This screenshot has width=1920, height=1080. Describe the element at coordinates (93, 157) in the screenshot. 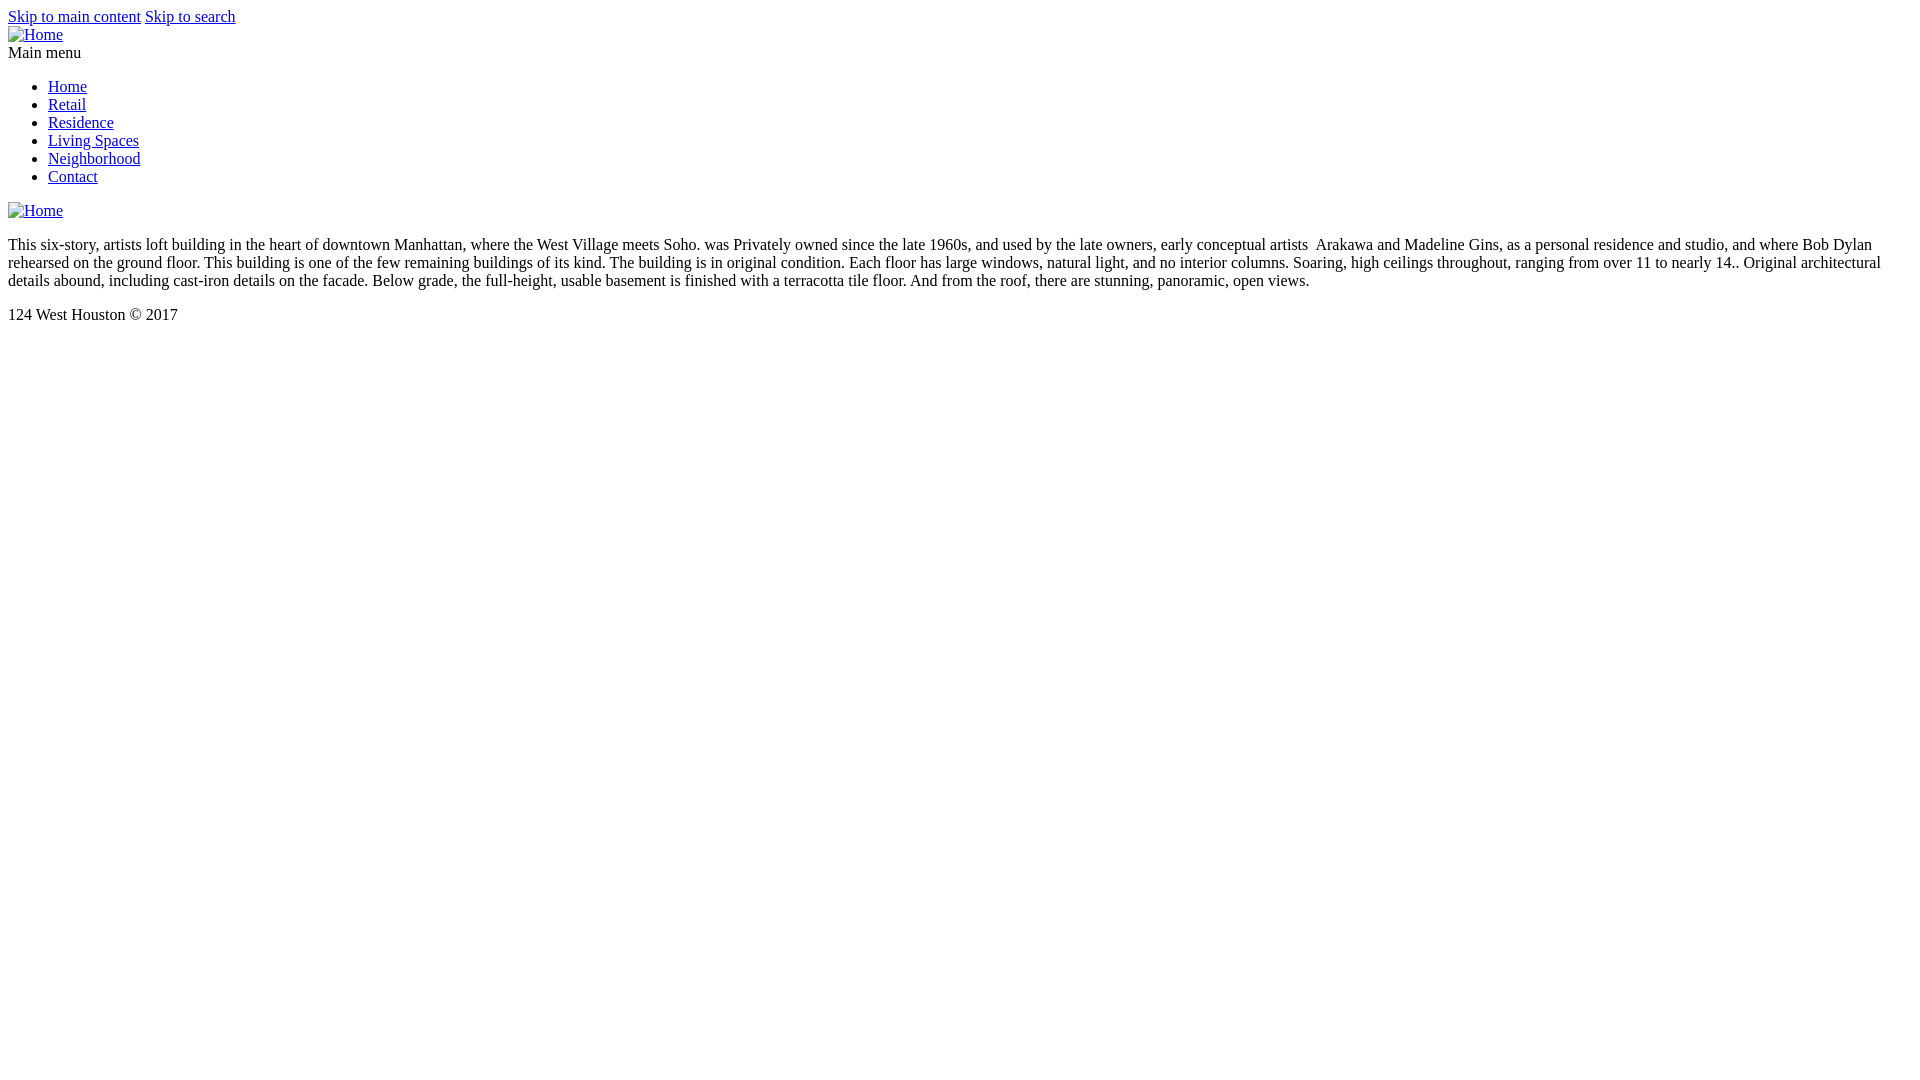

I see `'Neighborhood'` at that location.